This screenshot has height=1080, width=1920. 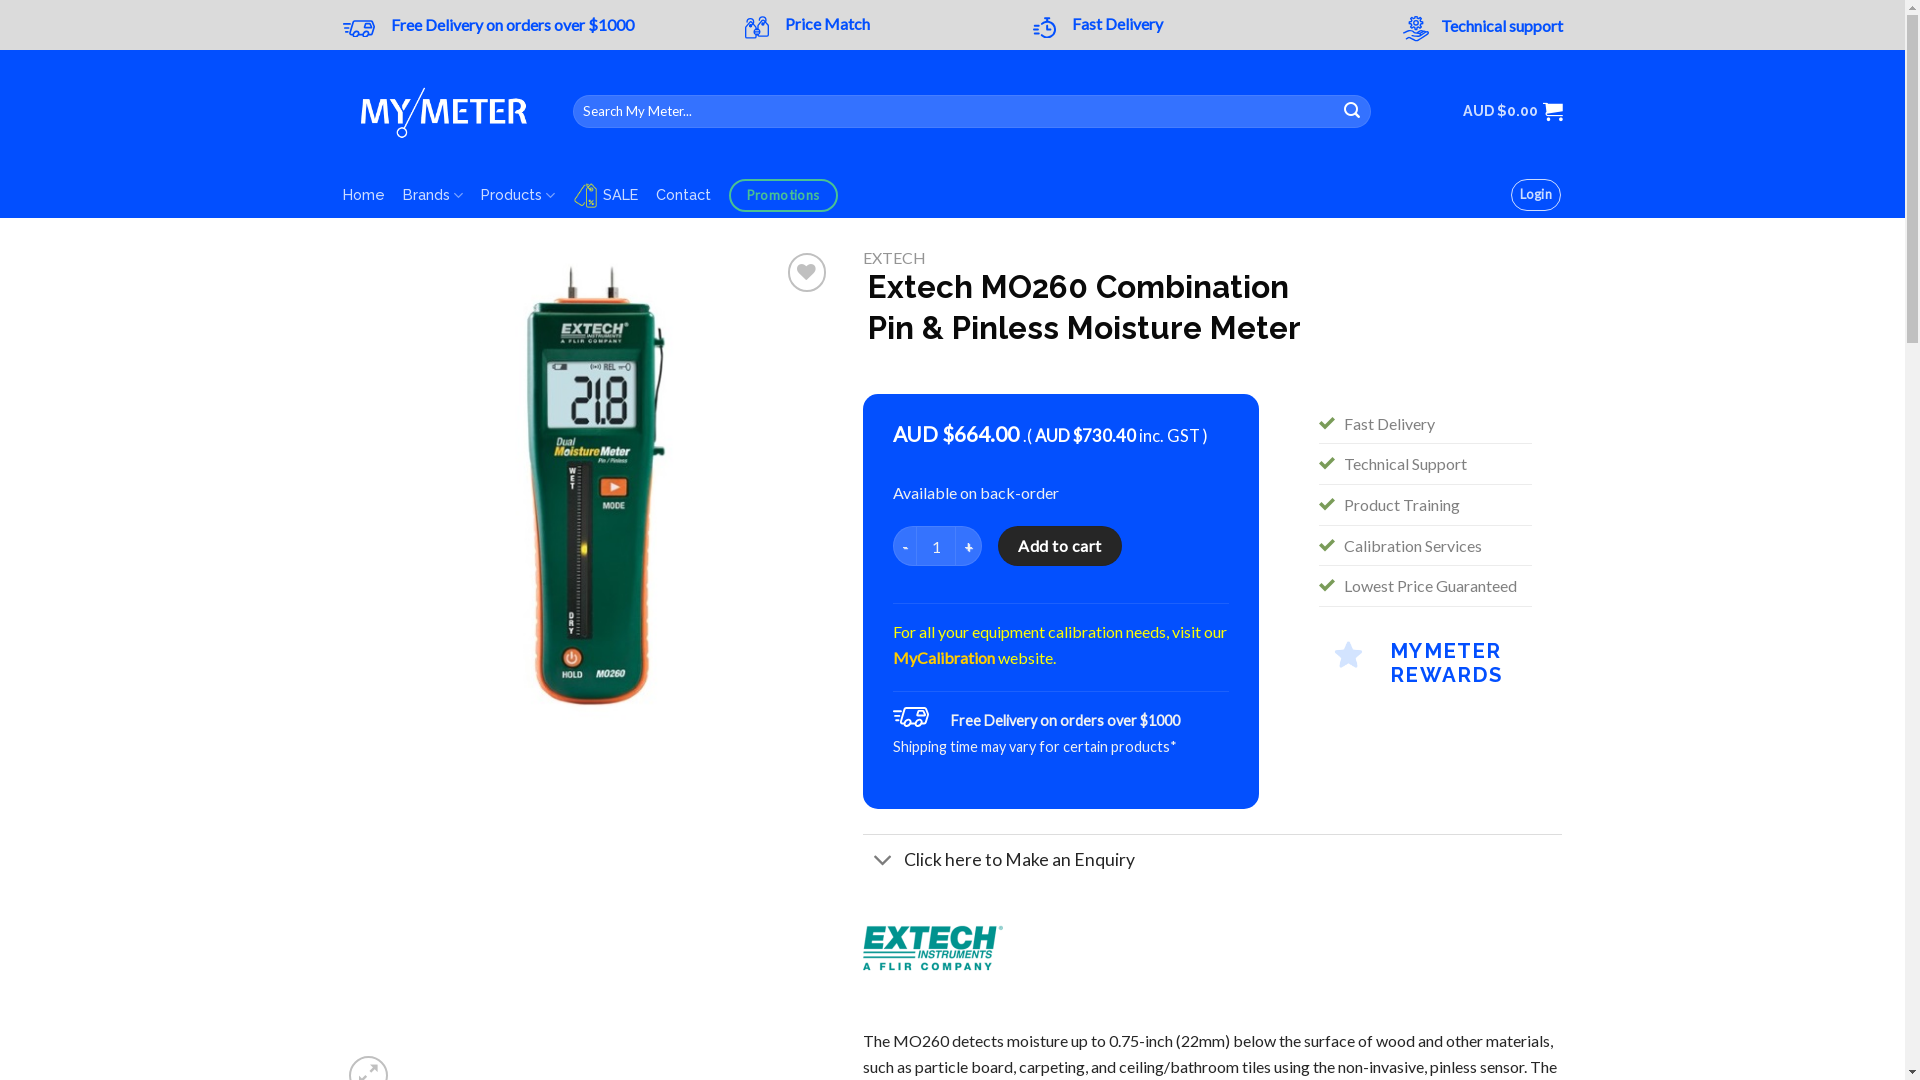 What do you see at coordinates (363, 195) in the screenshot?
I see `'Home'` at bounding box center [363, 195].